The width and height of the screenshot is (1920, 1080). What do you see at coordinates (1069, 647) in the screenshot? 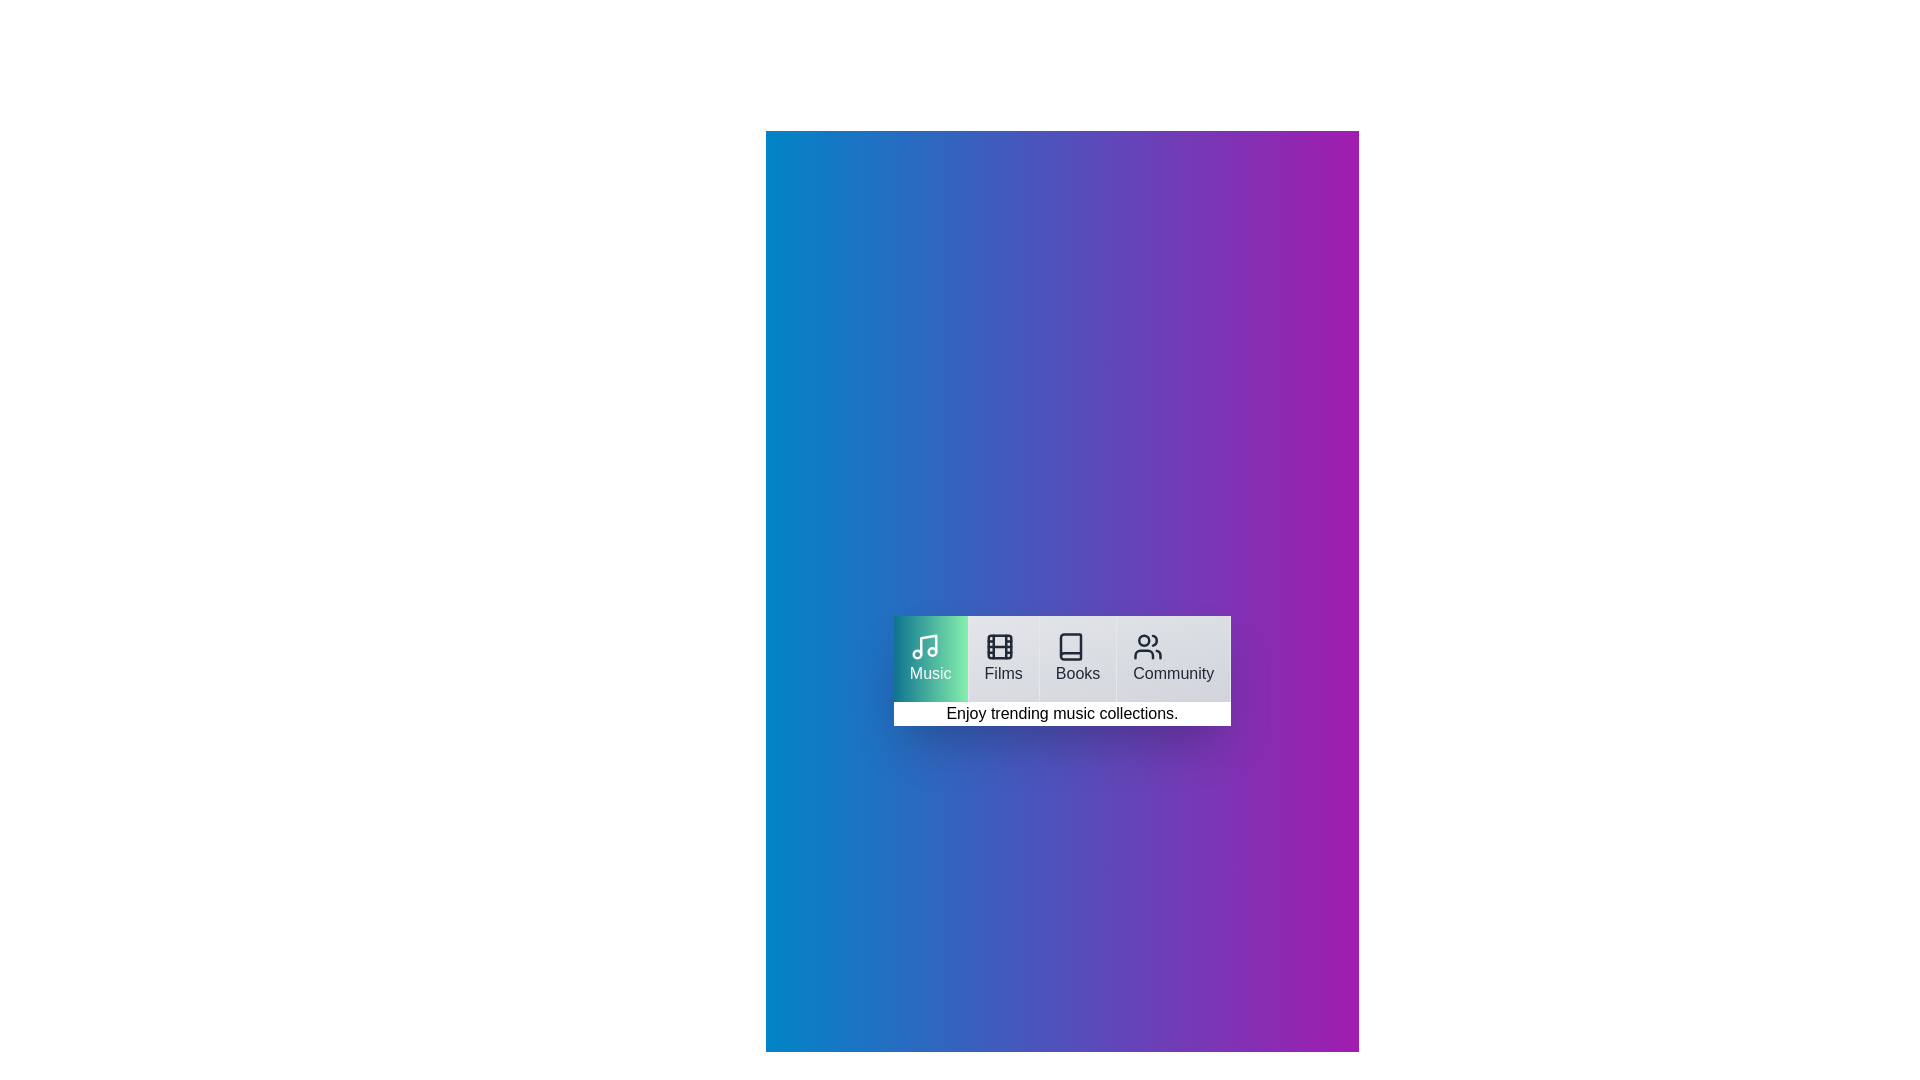
I see `the stylized gray book icon in the horizontal menu bar` at bounding box center [1069, 647].